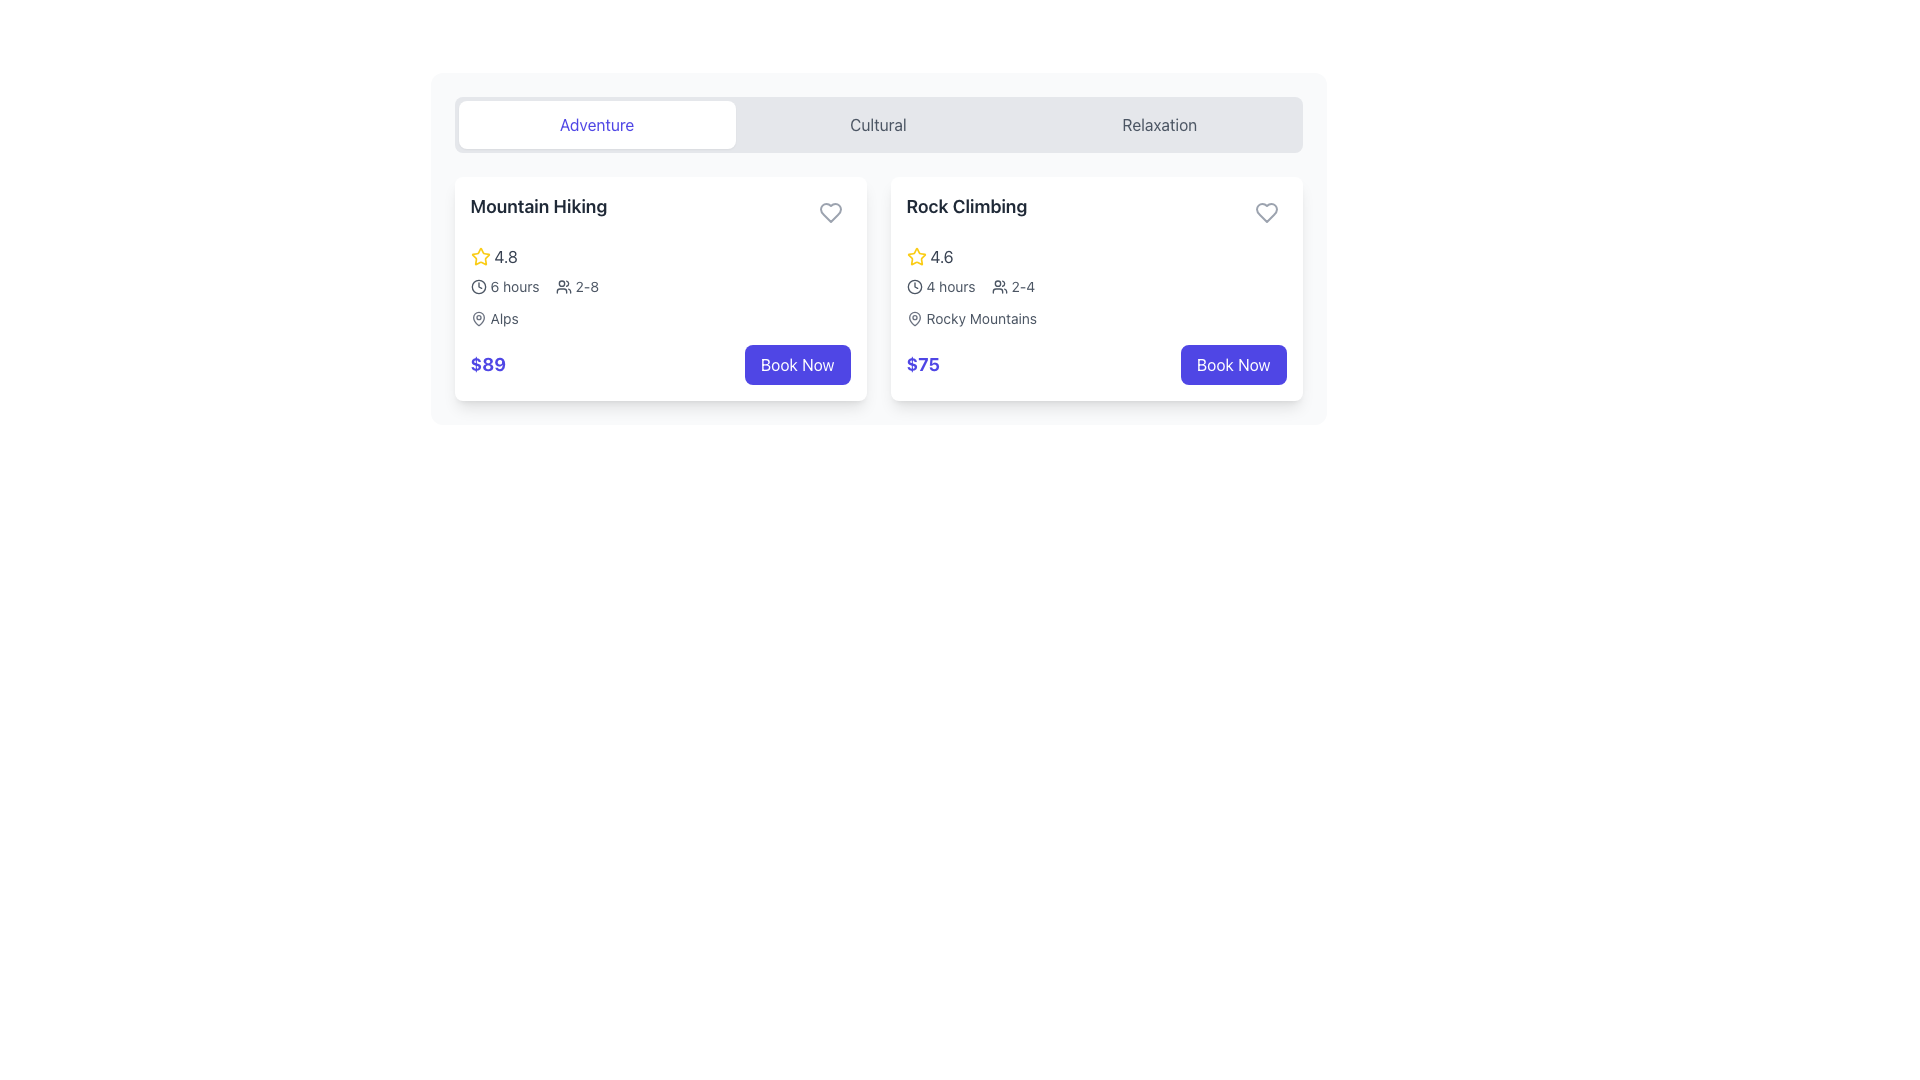  Describe the element at coordinates (830, 212) in the screenshot. I see `the favorite or like button located in the upper-right corner of the Mountain Hiking card to interact` at that location.